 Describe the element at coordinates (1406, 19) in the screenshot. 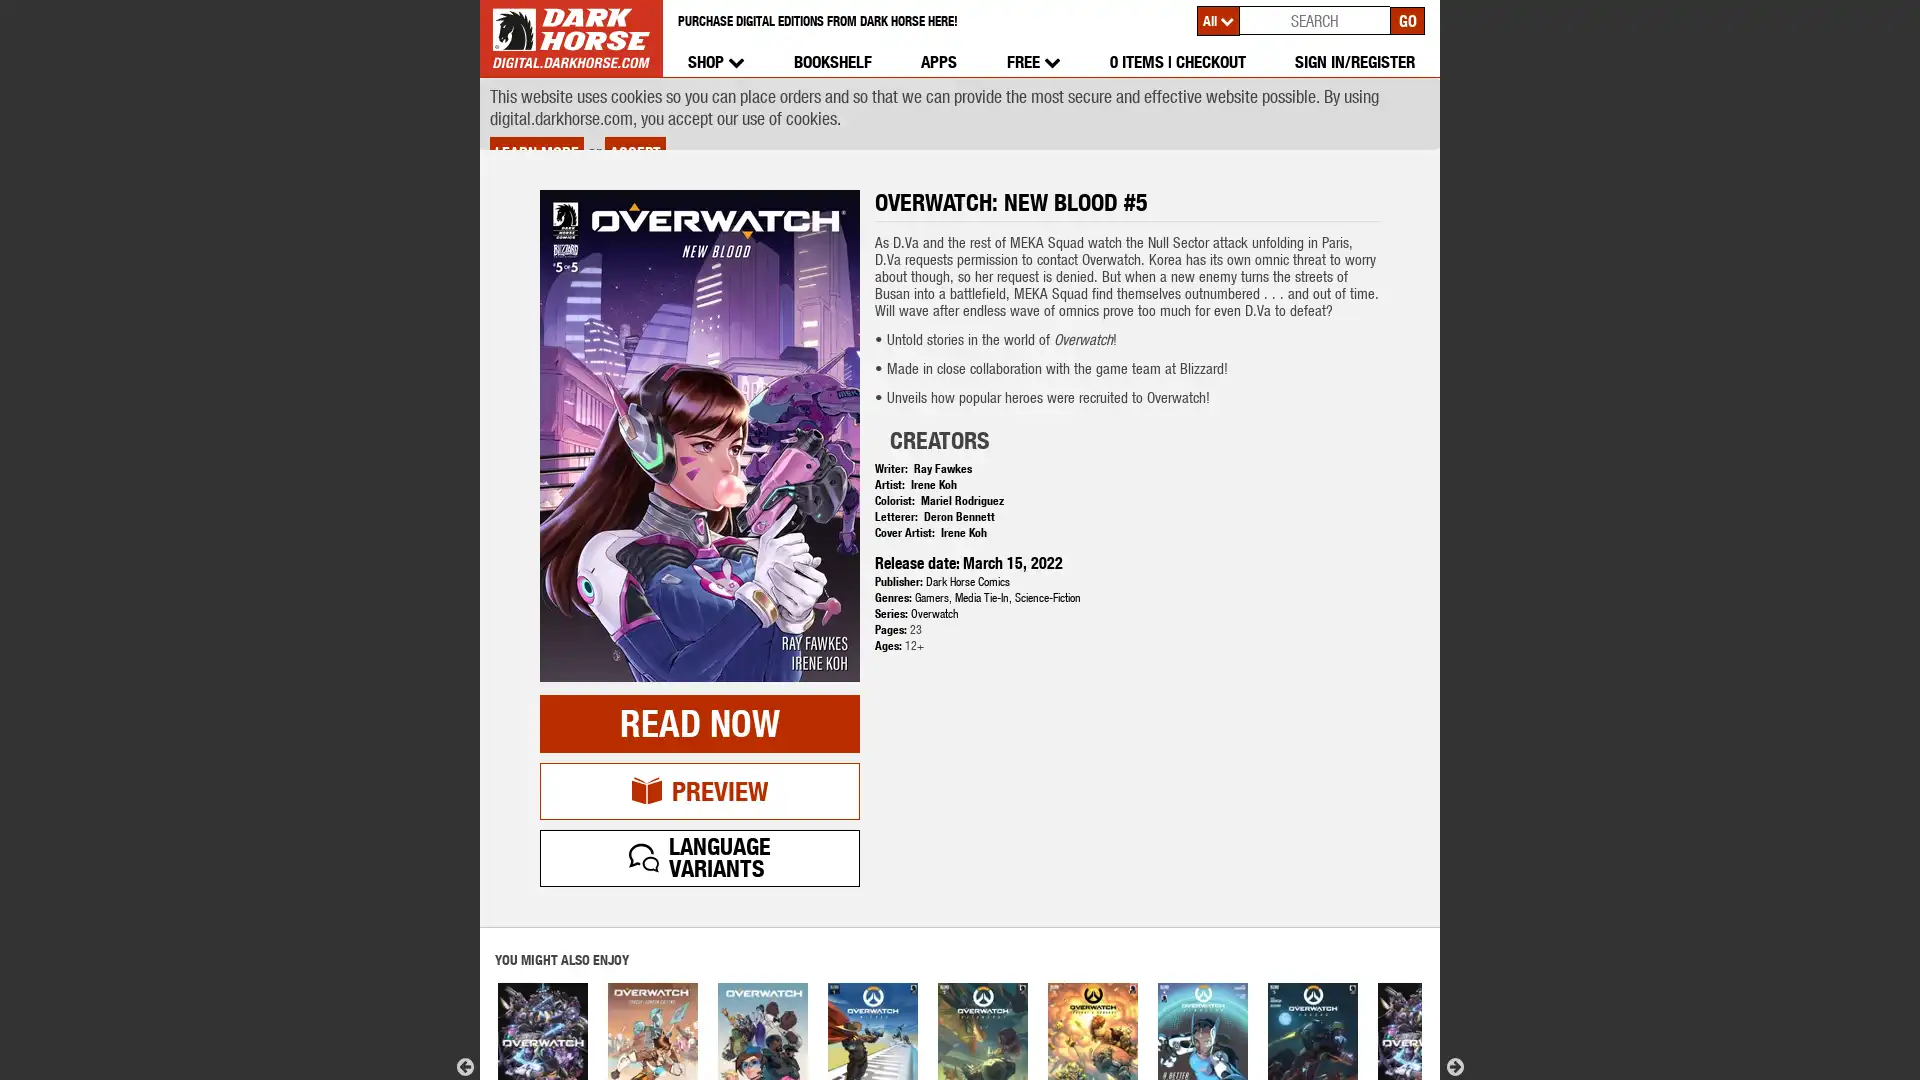

I see `GO` at that location.